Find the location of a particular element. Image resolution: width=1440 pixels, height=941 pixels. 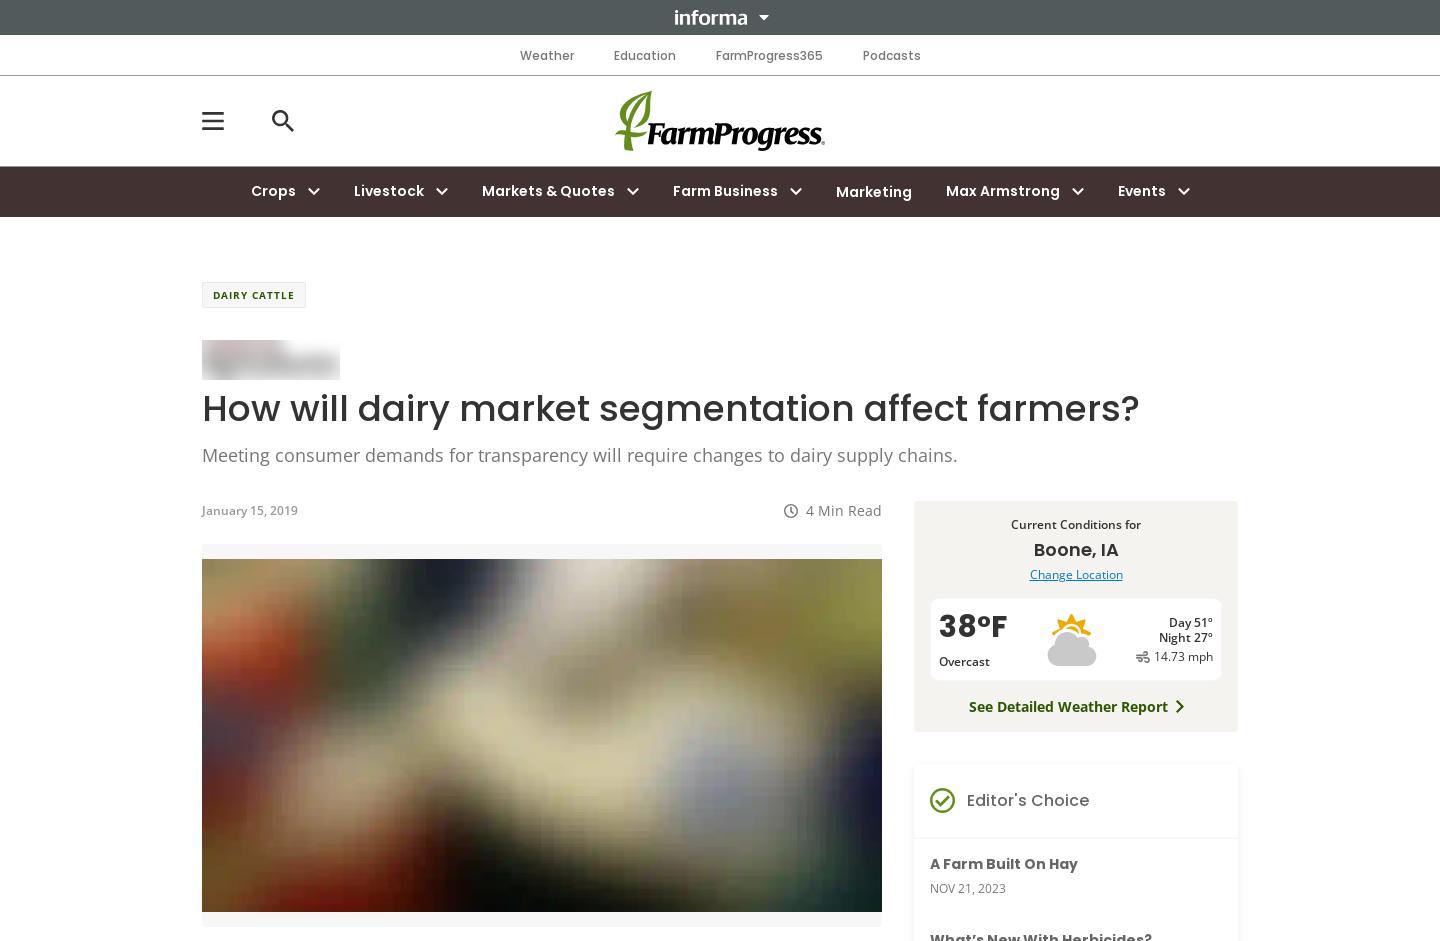

'Livestock' is located at coordinates (386, 189).